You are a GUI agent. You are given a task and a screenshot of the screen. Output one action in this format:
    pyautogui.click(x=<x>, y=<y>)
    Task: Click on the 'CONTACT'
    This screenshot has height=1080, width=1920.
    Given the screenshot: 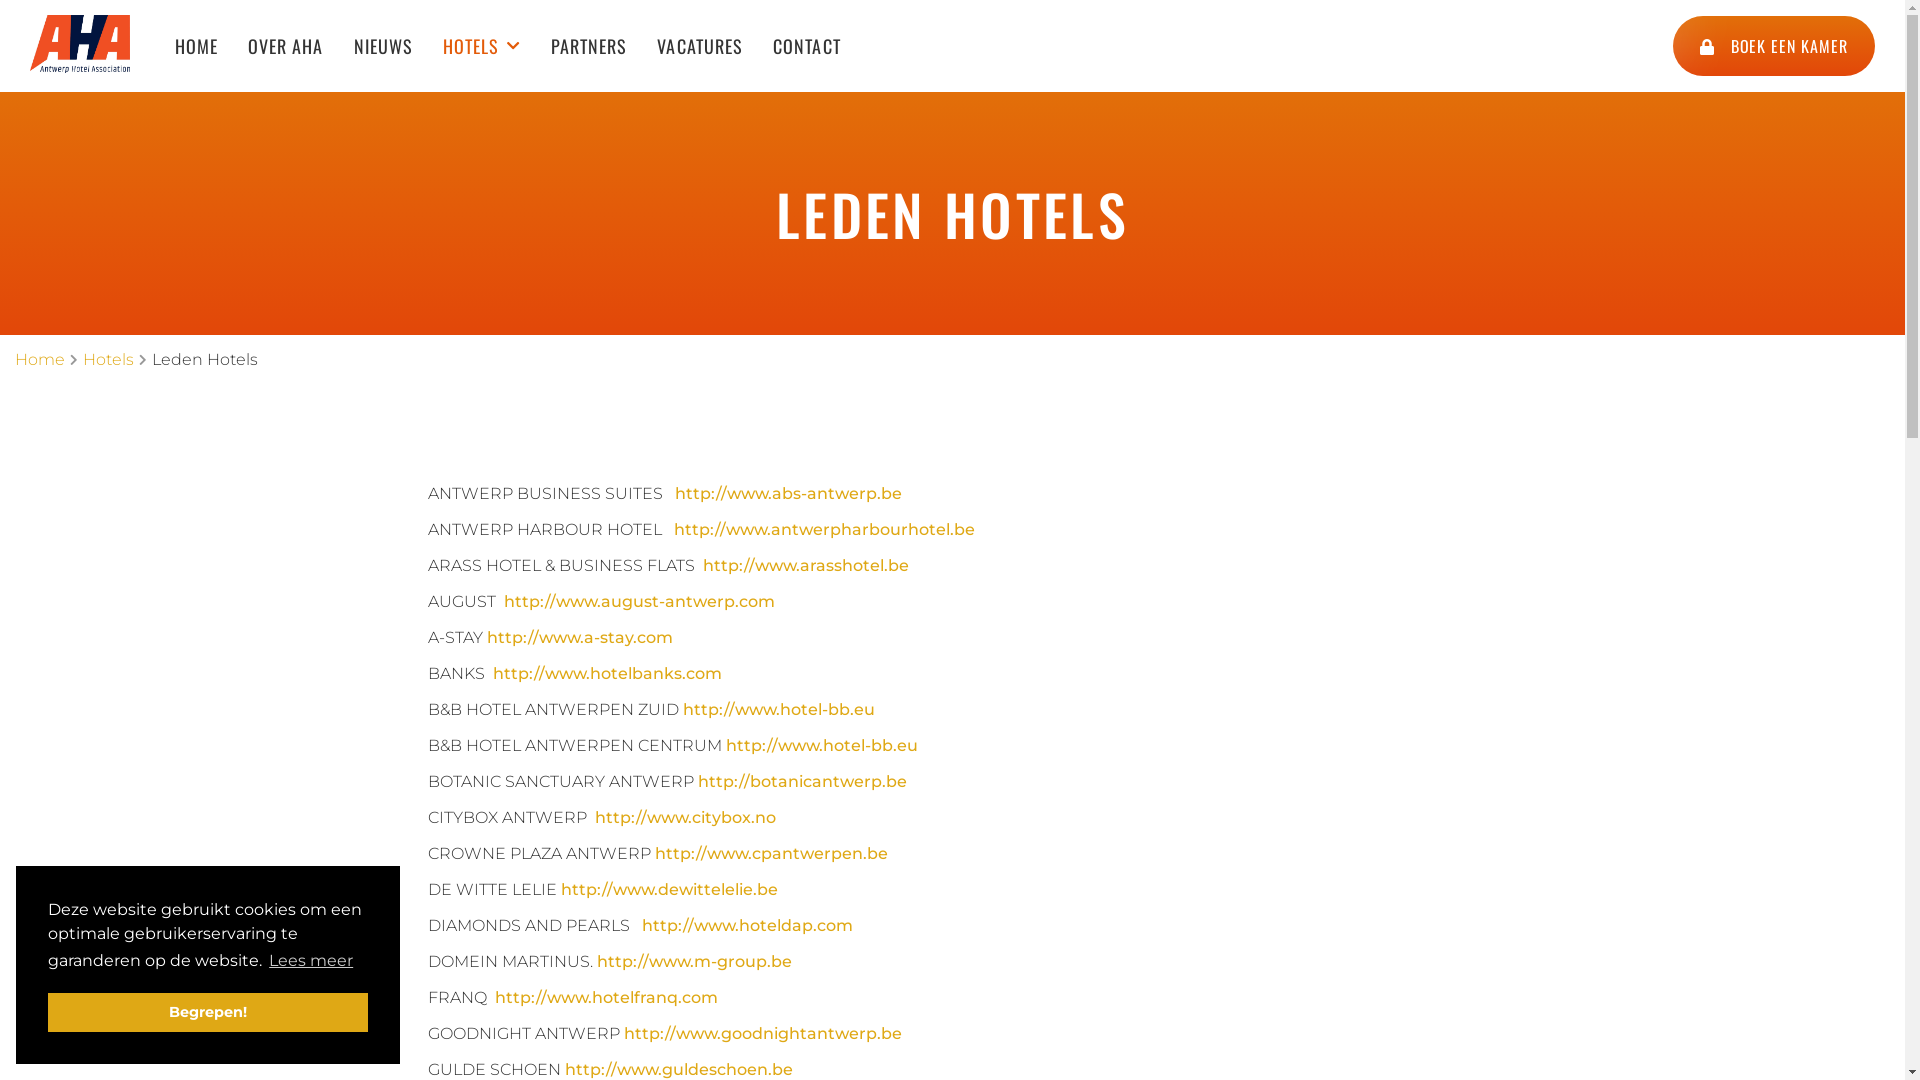 What is the action you would take?
    pyautogui.click(x=806, y=45)
    